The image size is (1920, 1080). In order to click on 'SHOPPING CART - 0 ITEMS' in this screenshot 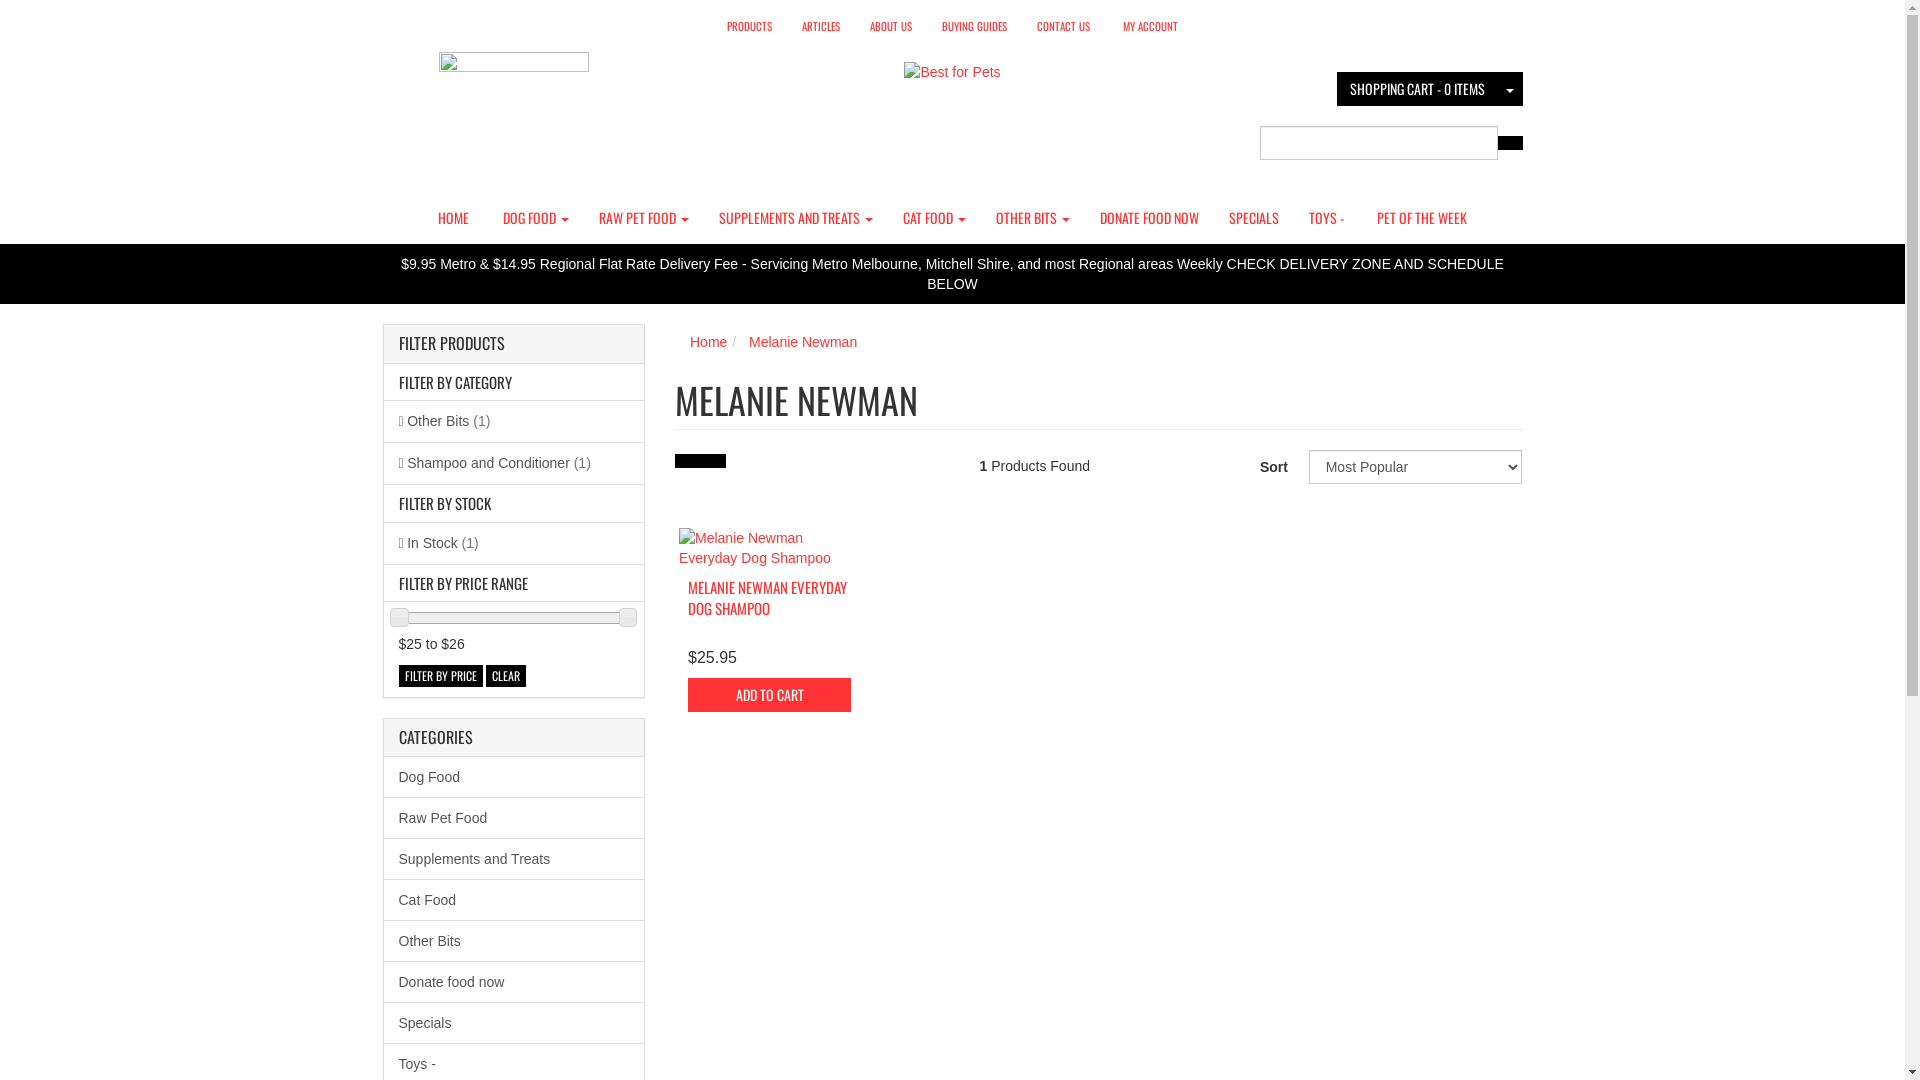, I will do `click(1415, 87)`.